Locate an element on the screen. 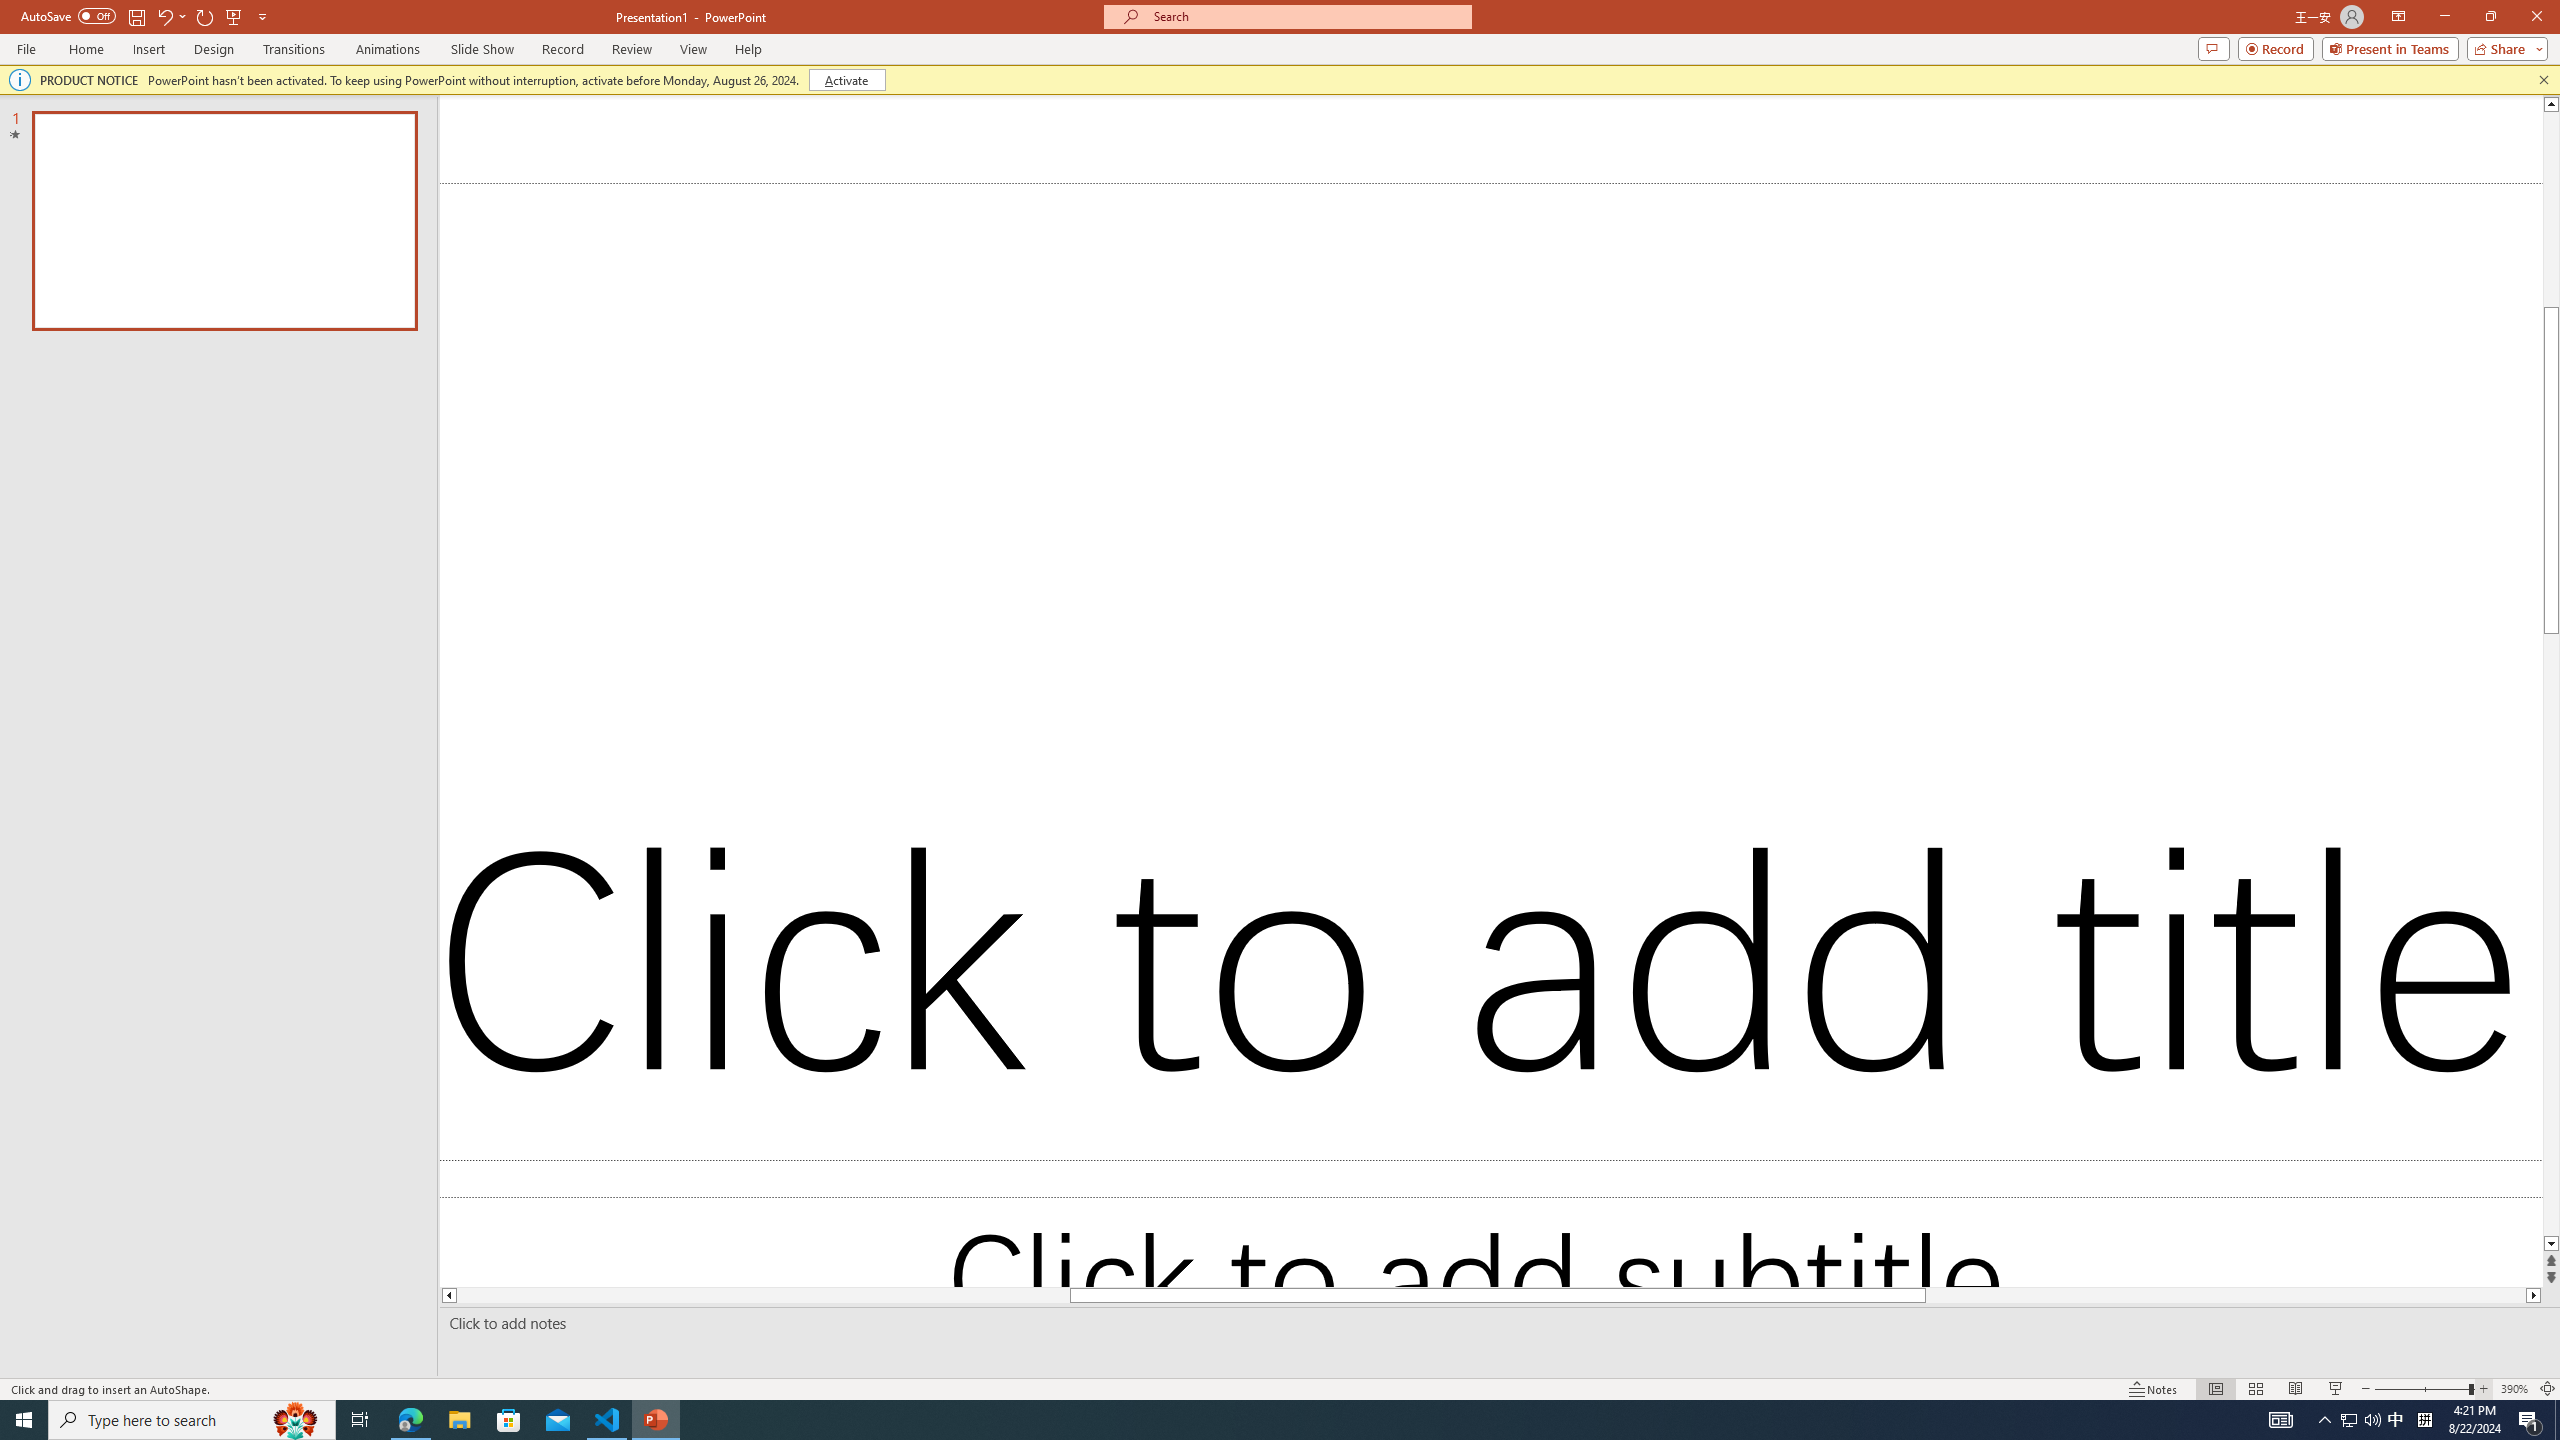 Image resolution: width=2560 pixels, height=1440 pixels. 'Close' is located at coordinates (2535, 16).